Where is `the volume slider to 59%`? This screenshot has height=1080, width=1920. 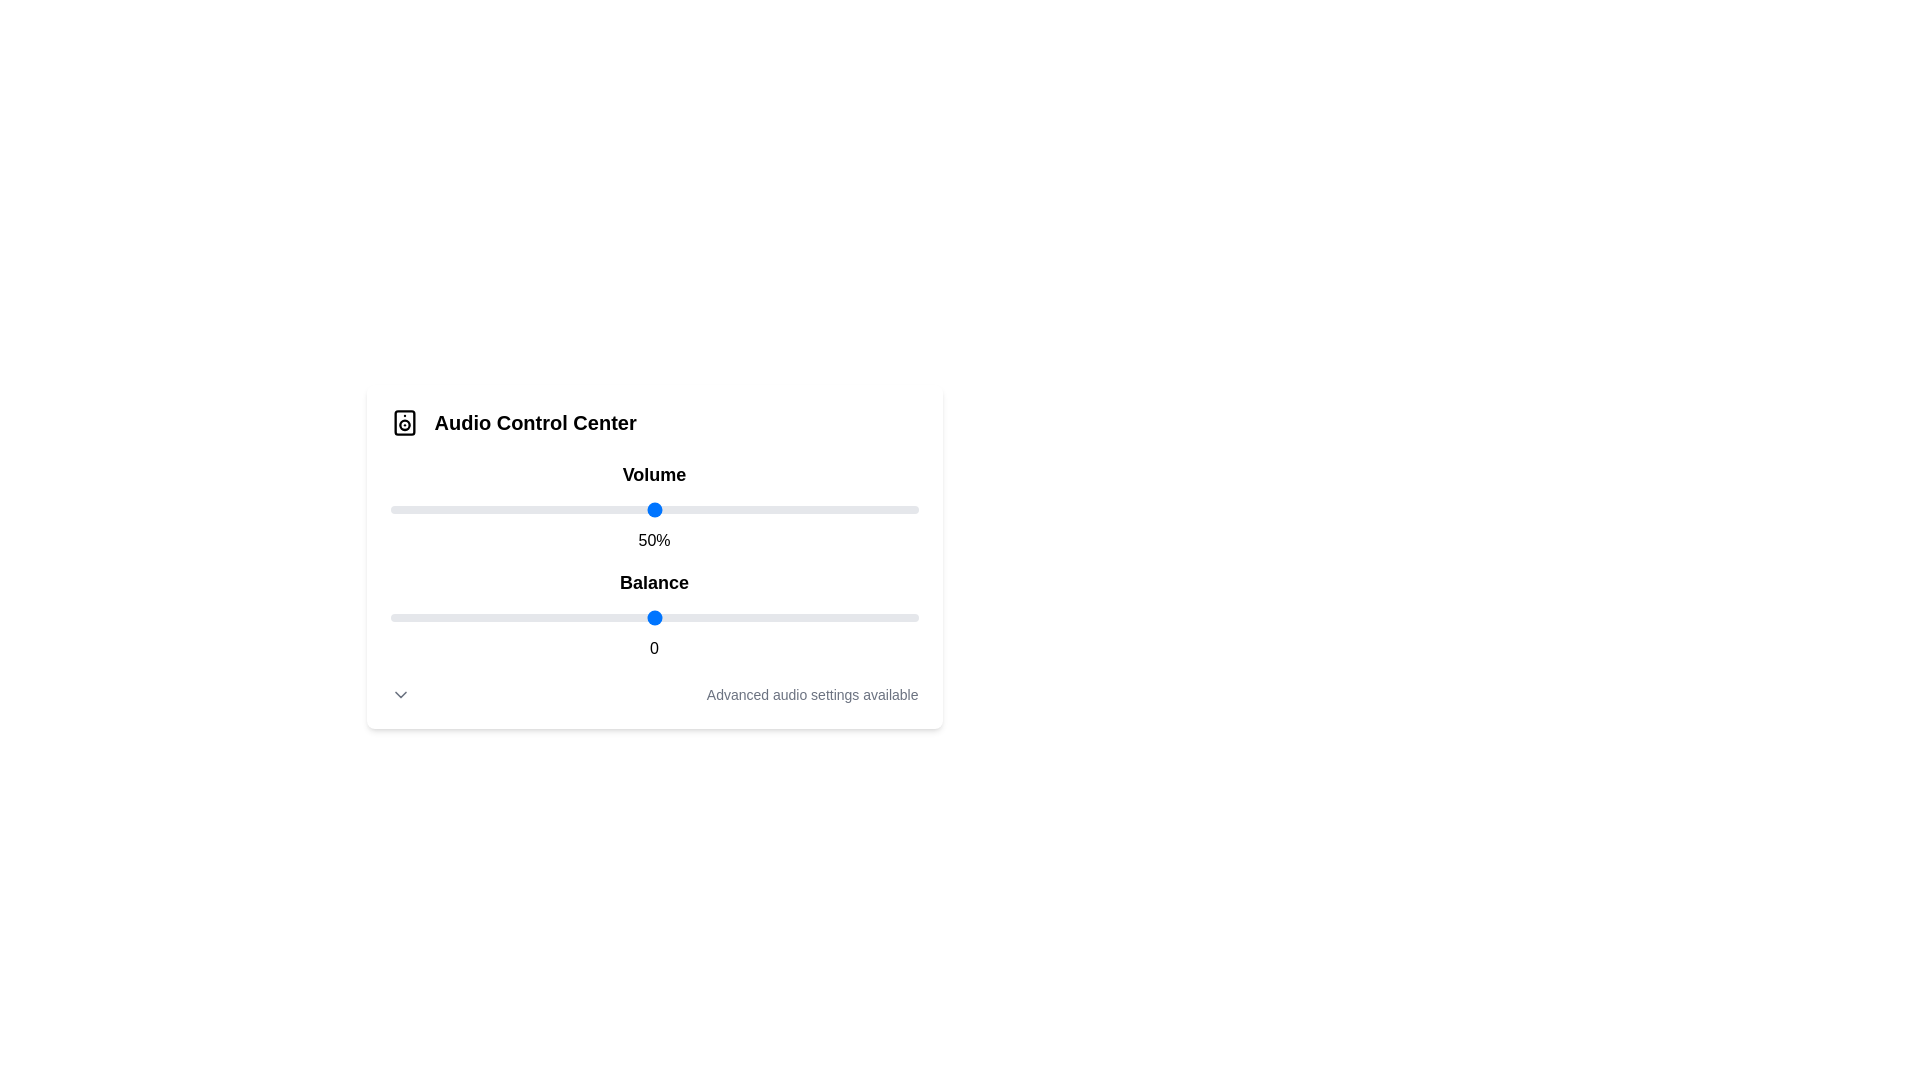 the volume slider to 59% is located at coordinates (701, 508).